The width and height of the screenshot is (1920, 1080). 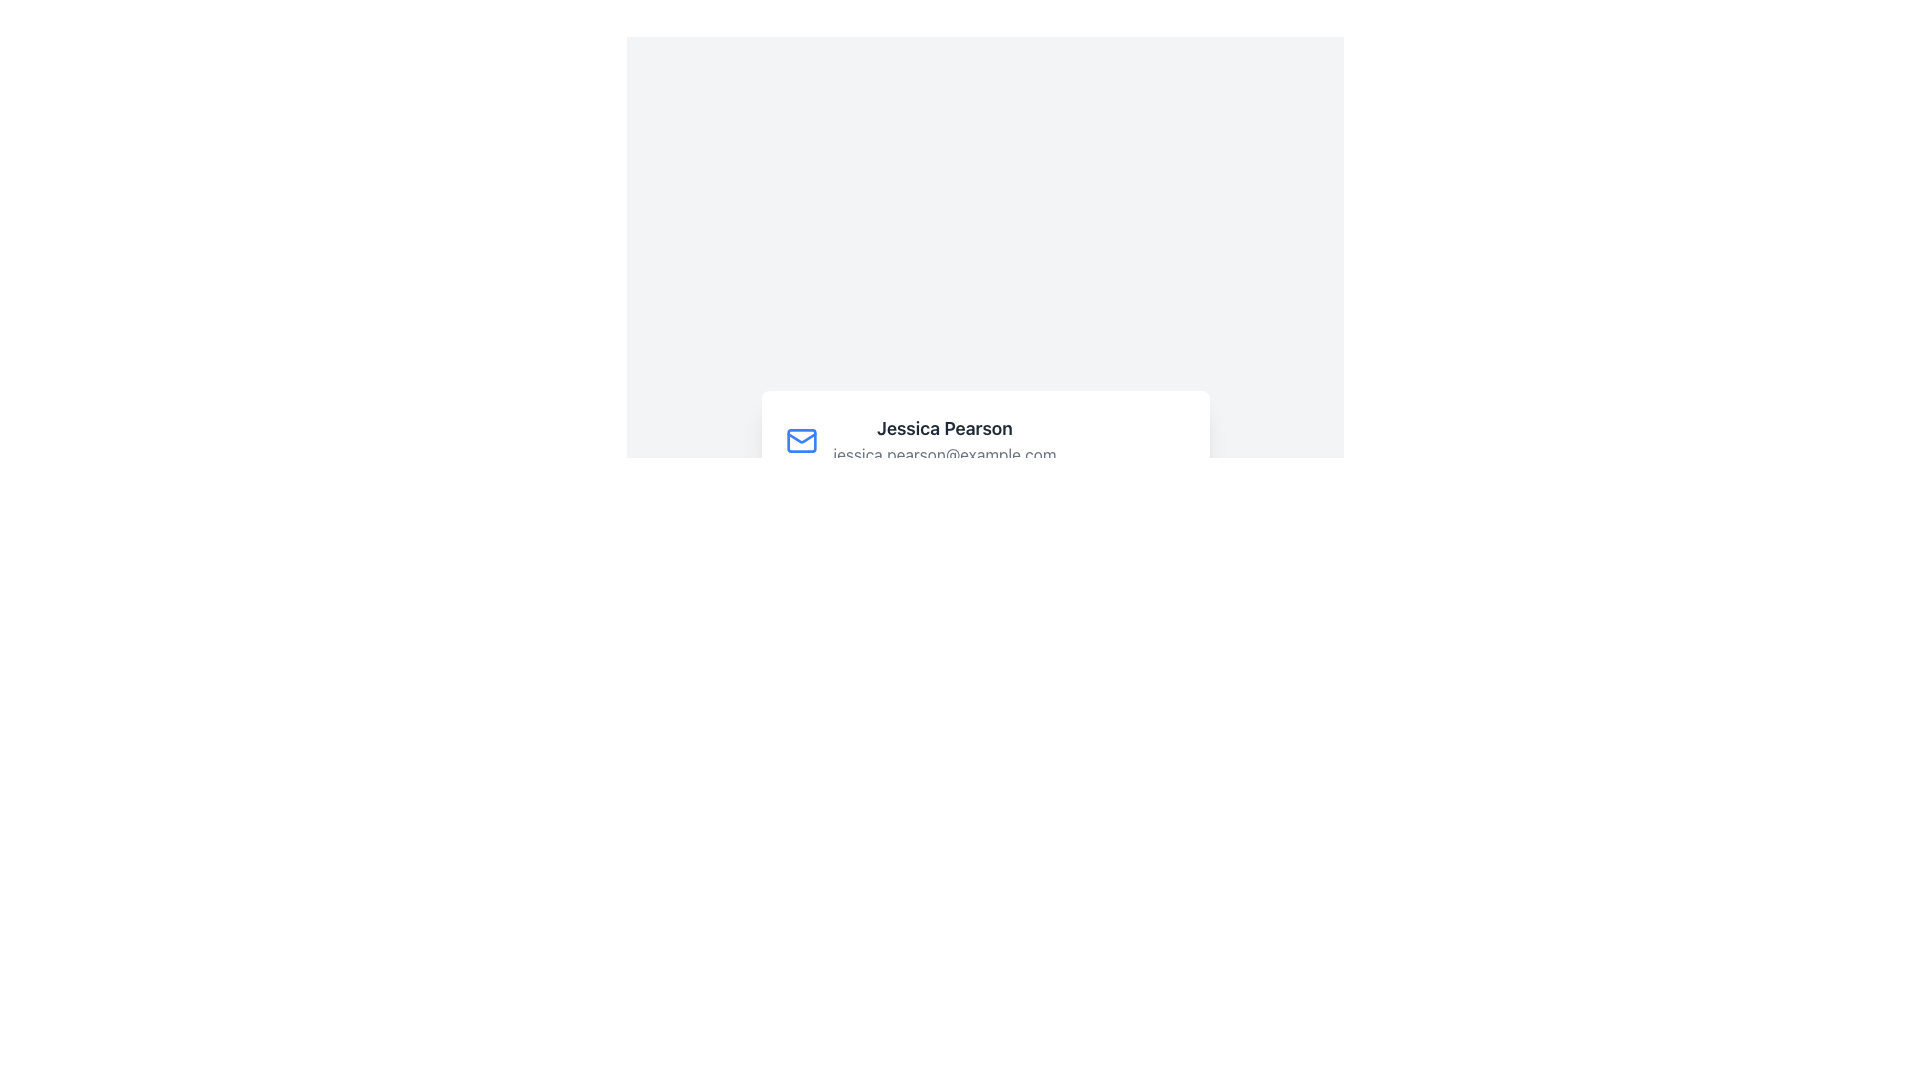 What do you see at coordinates (801, 439) in the screenshot?
I see `the blue rectangular envelope shape, which is the back part of the envelope icon located above the user details text block labeled 'Jessica Pearson'` at bounding box center [801, 439].